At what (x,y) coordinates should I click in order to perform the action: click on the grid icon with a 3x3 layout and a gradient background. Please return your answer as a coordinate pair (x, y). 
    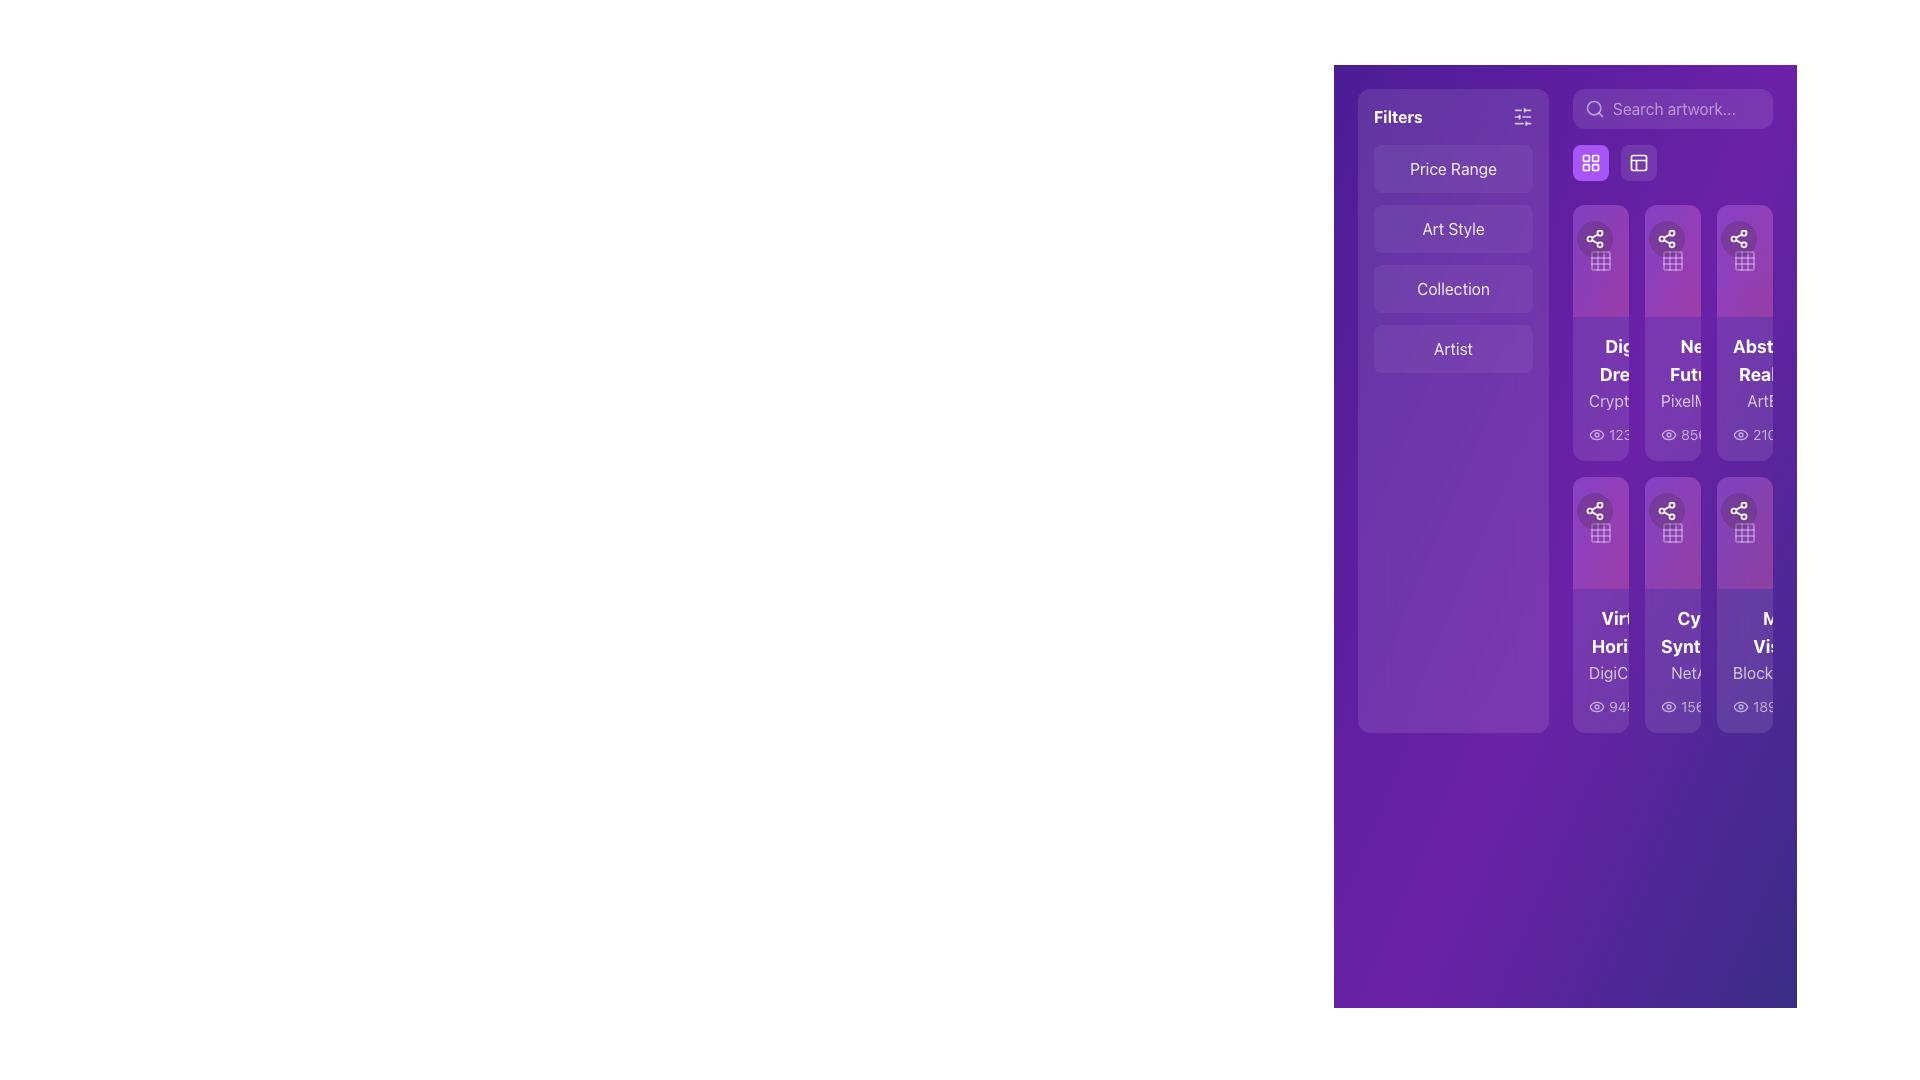
    Looking at the image, I should click on (1601, 260).